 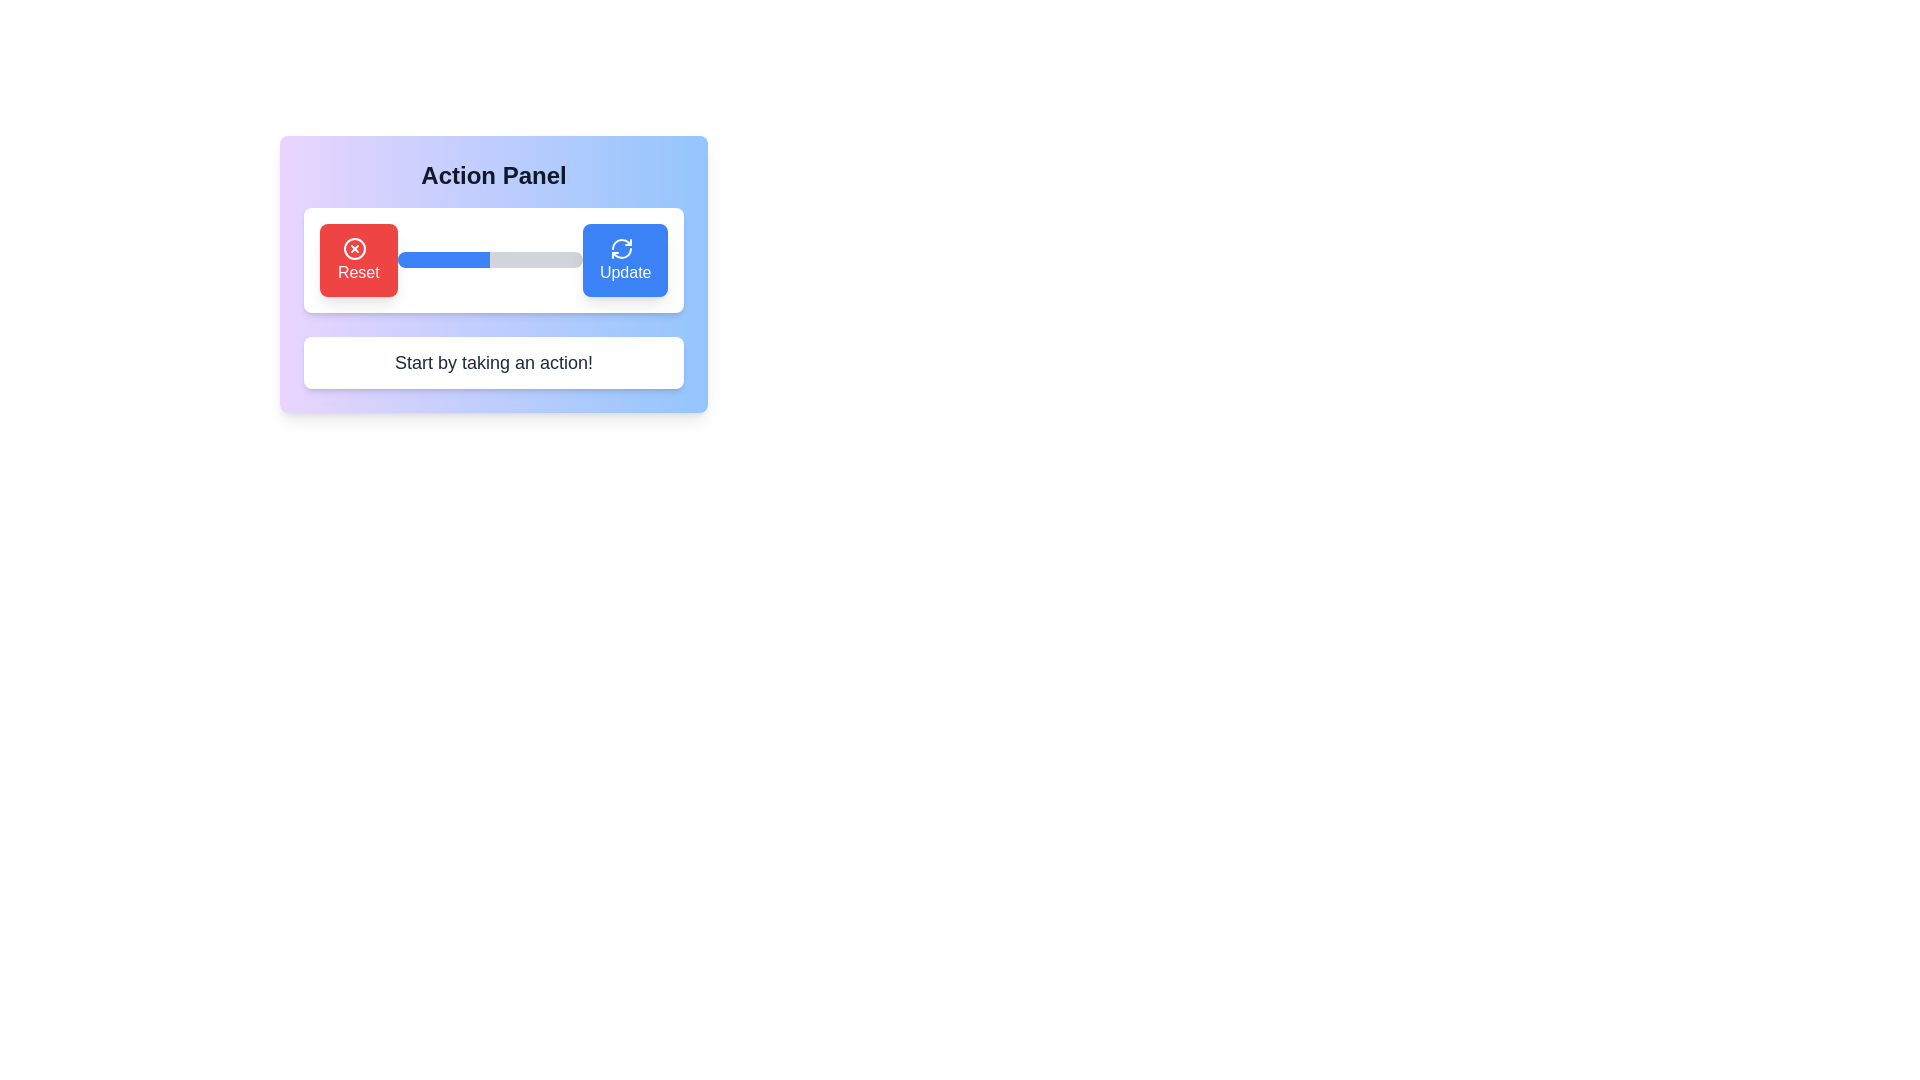 I want to click on the circular rotating arrow icon inside the blue 'Update' button, so click(x=620, y=247).